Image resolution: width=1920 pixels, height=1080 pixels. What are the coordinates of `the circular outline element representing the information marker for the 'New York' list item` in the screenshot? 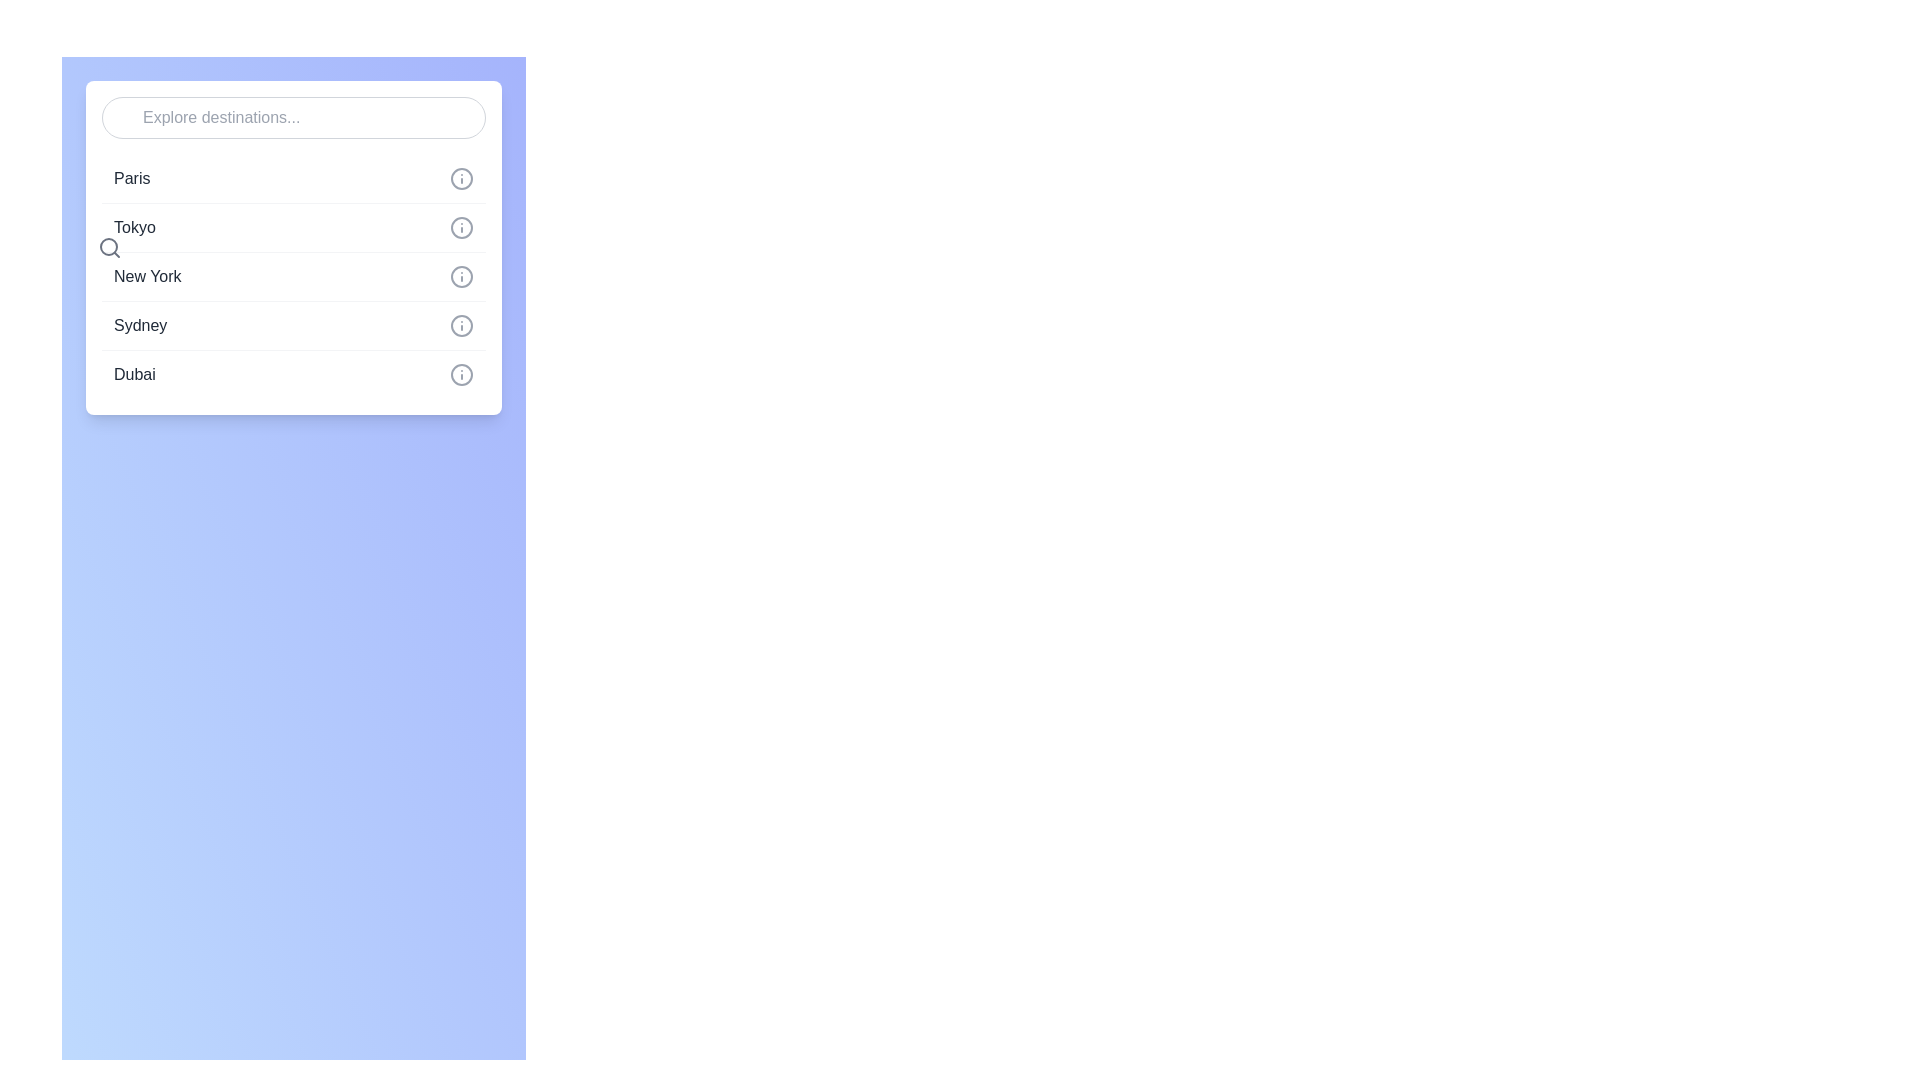 It's located at (460, 277).